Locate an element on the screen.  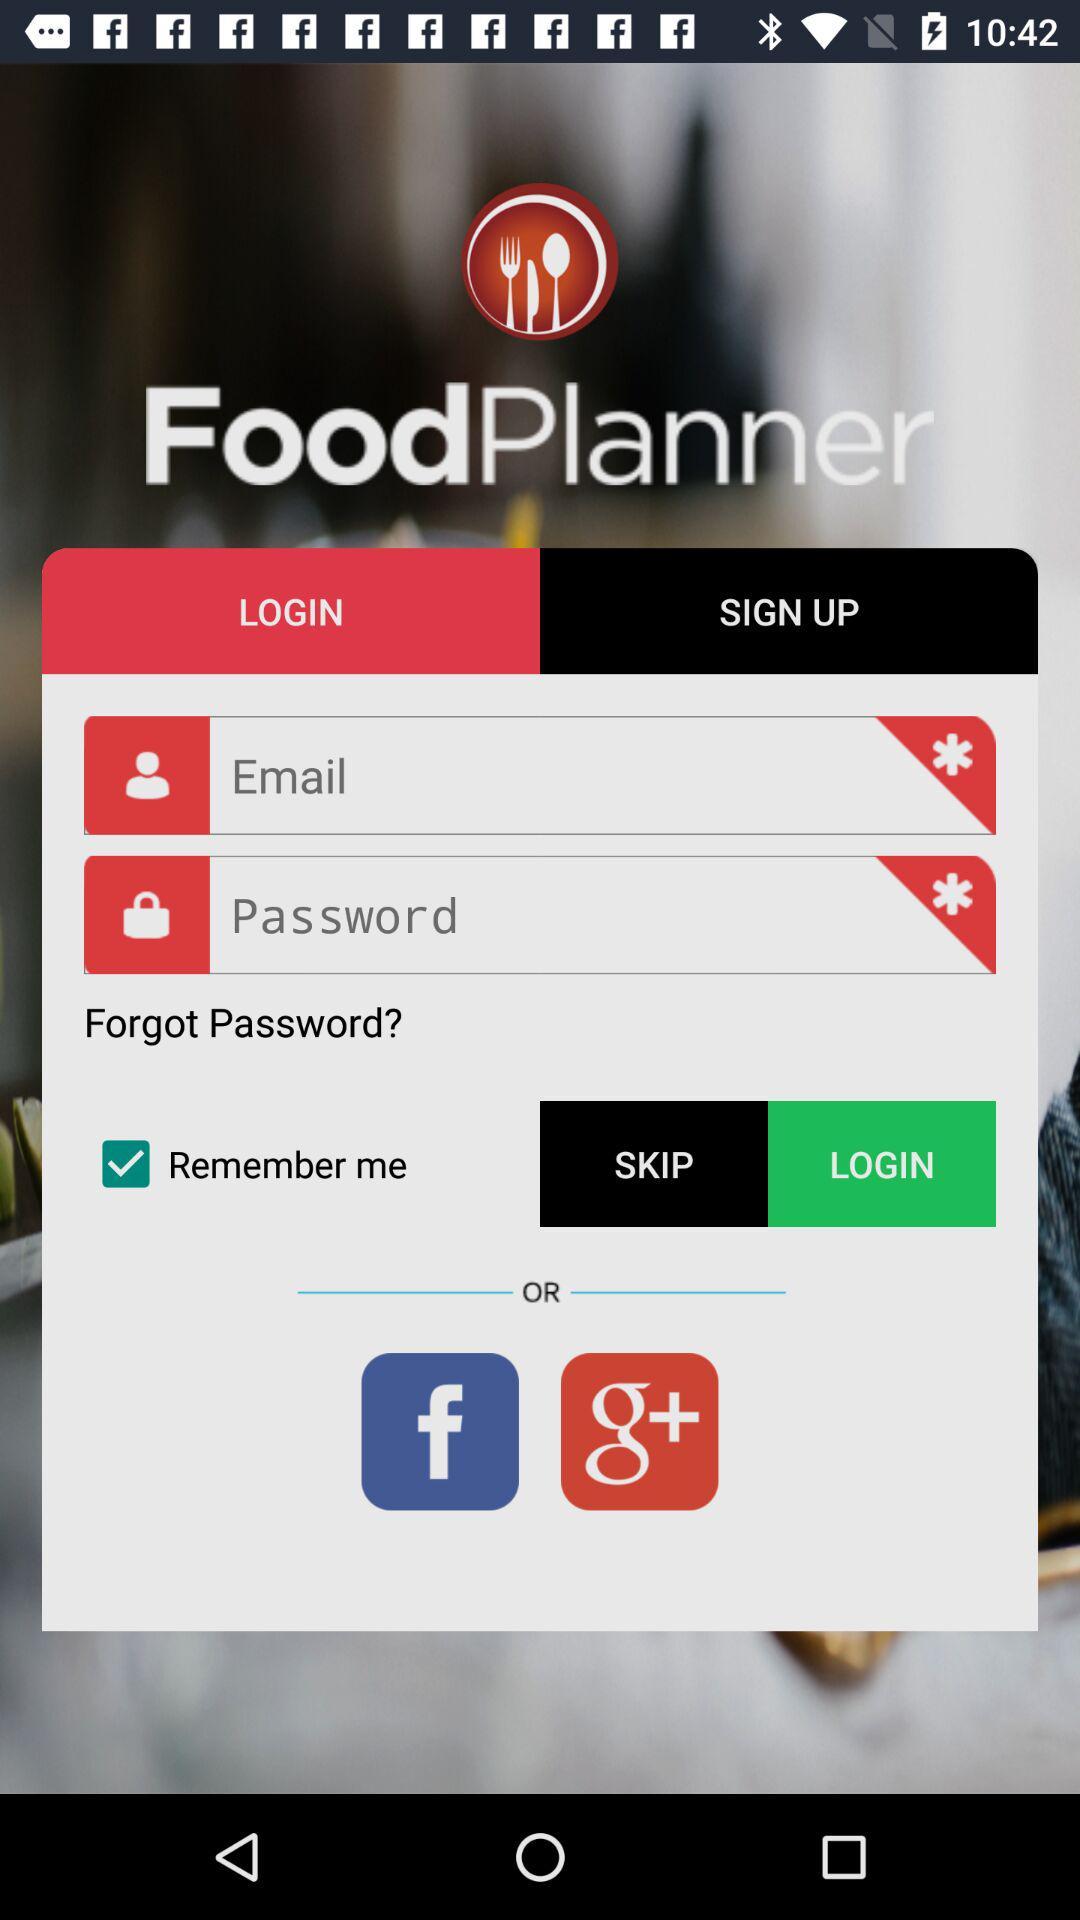
icon next to the remember me is located at coordinates (654, 1164).